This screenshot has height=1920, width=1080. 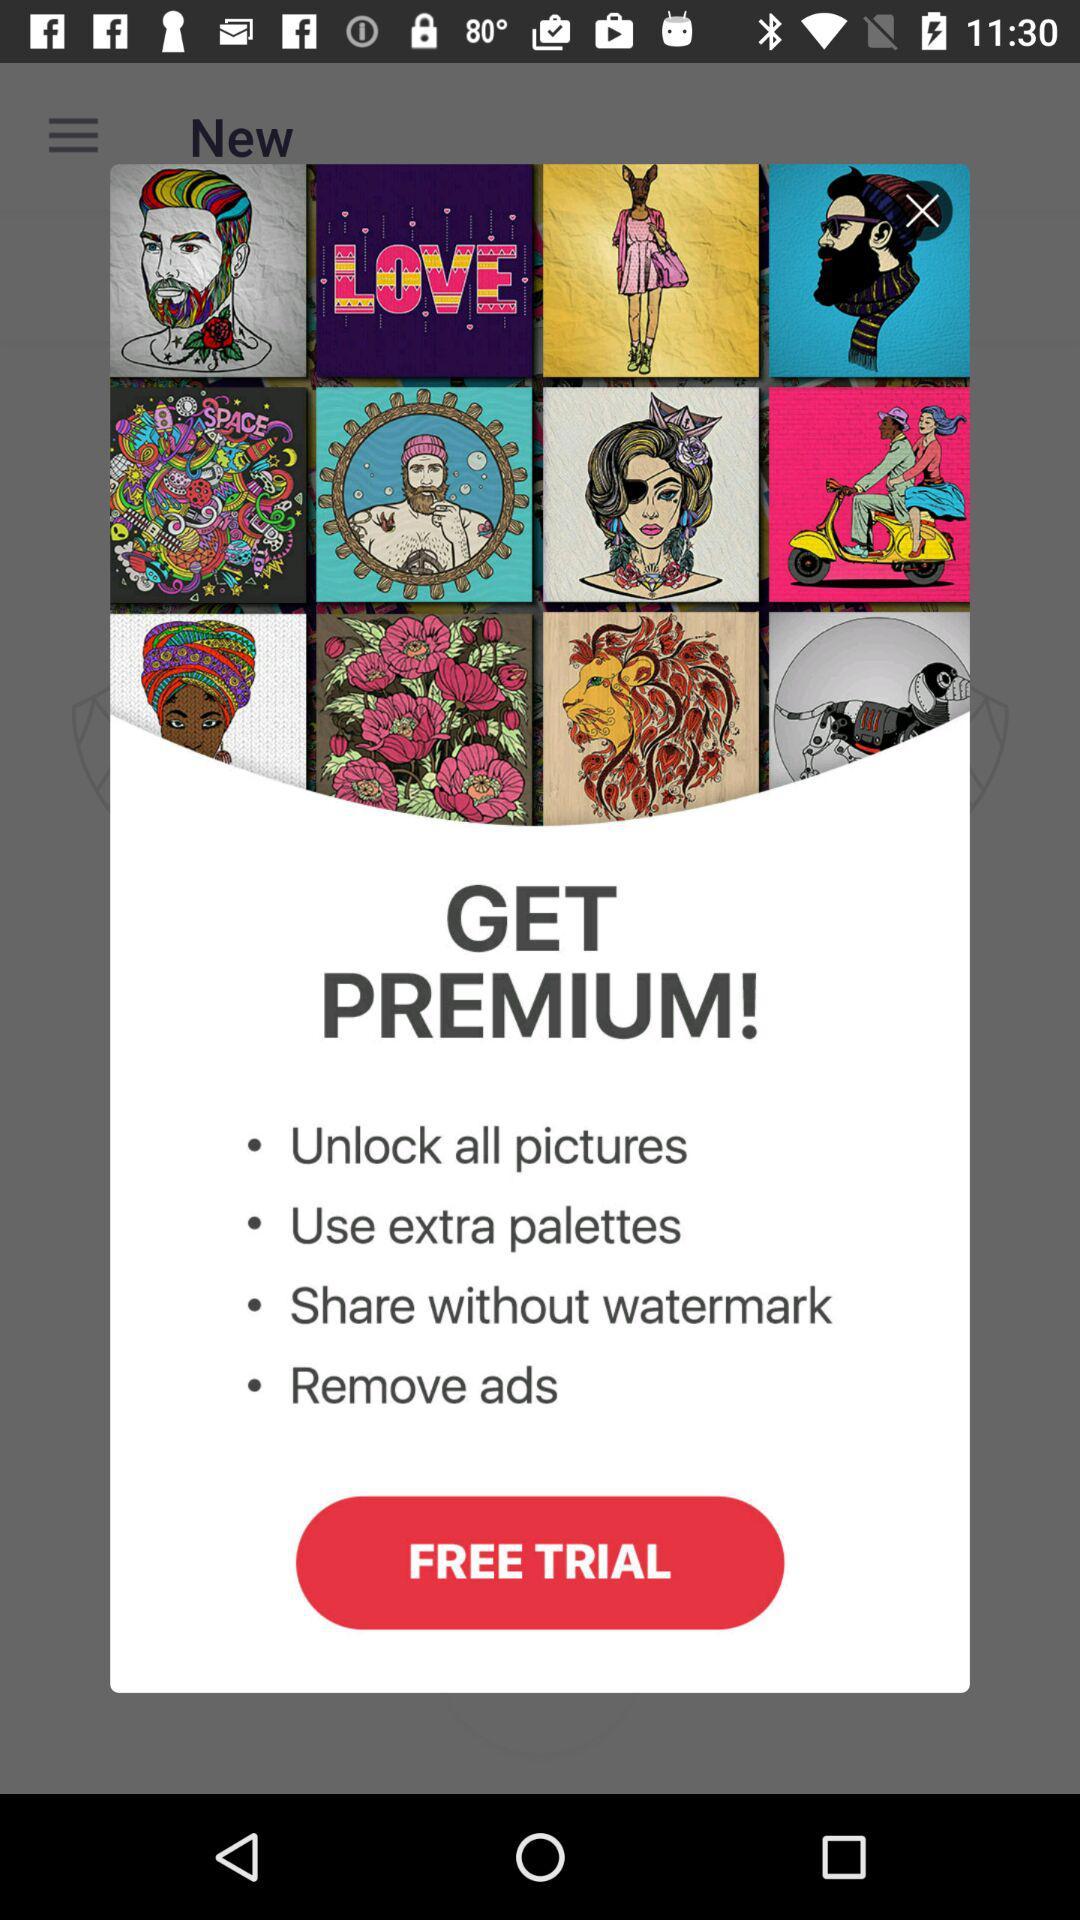 I want to click on get free trial, so click(x=540, y=927).